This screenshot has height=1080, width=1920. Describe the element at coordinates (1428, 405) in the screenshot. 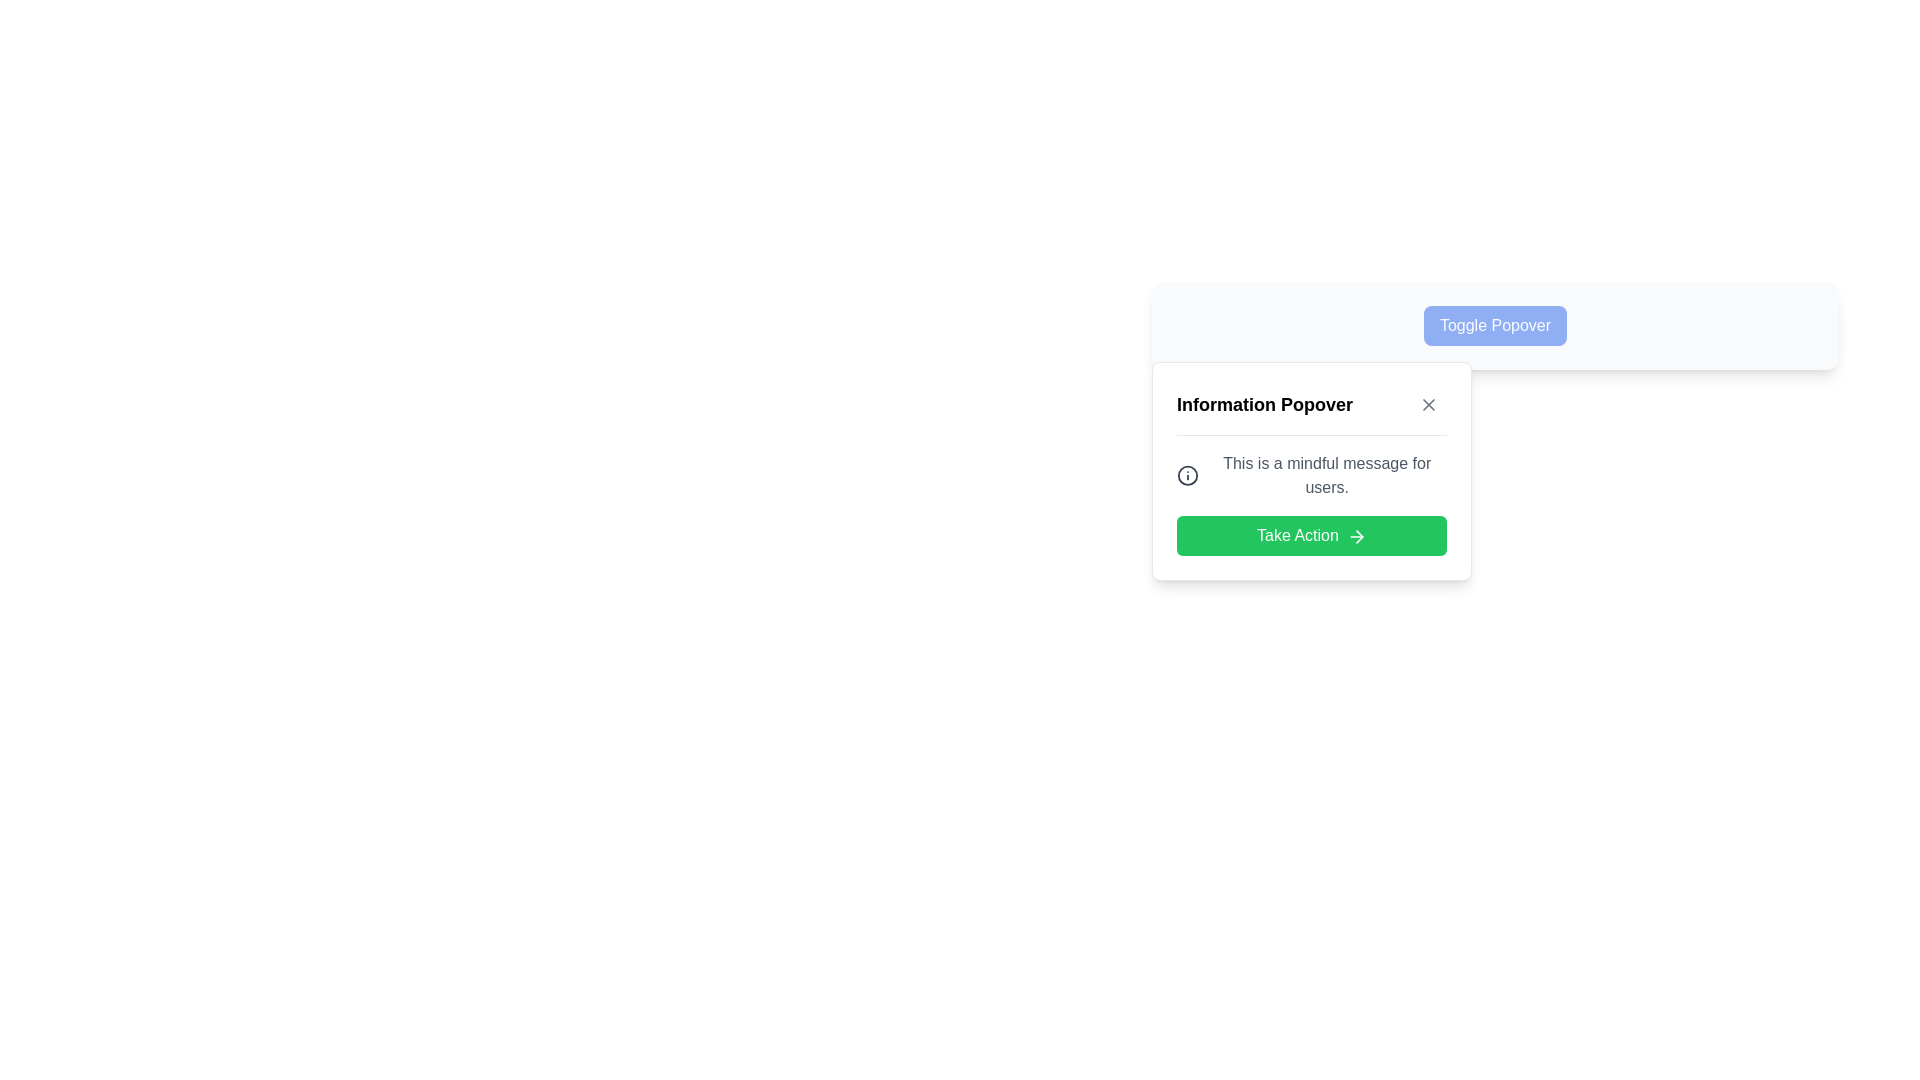

I see `the dismiss button represented by an 'X' icon located at the upper-right corner of the Information Popover` at that location.